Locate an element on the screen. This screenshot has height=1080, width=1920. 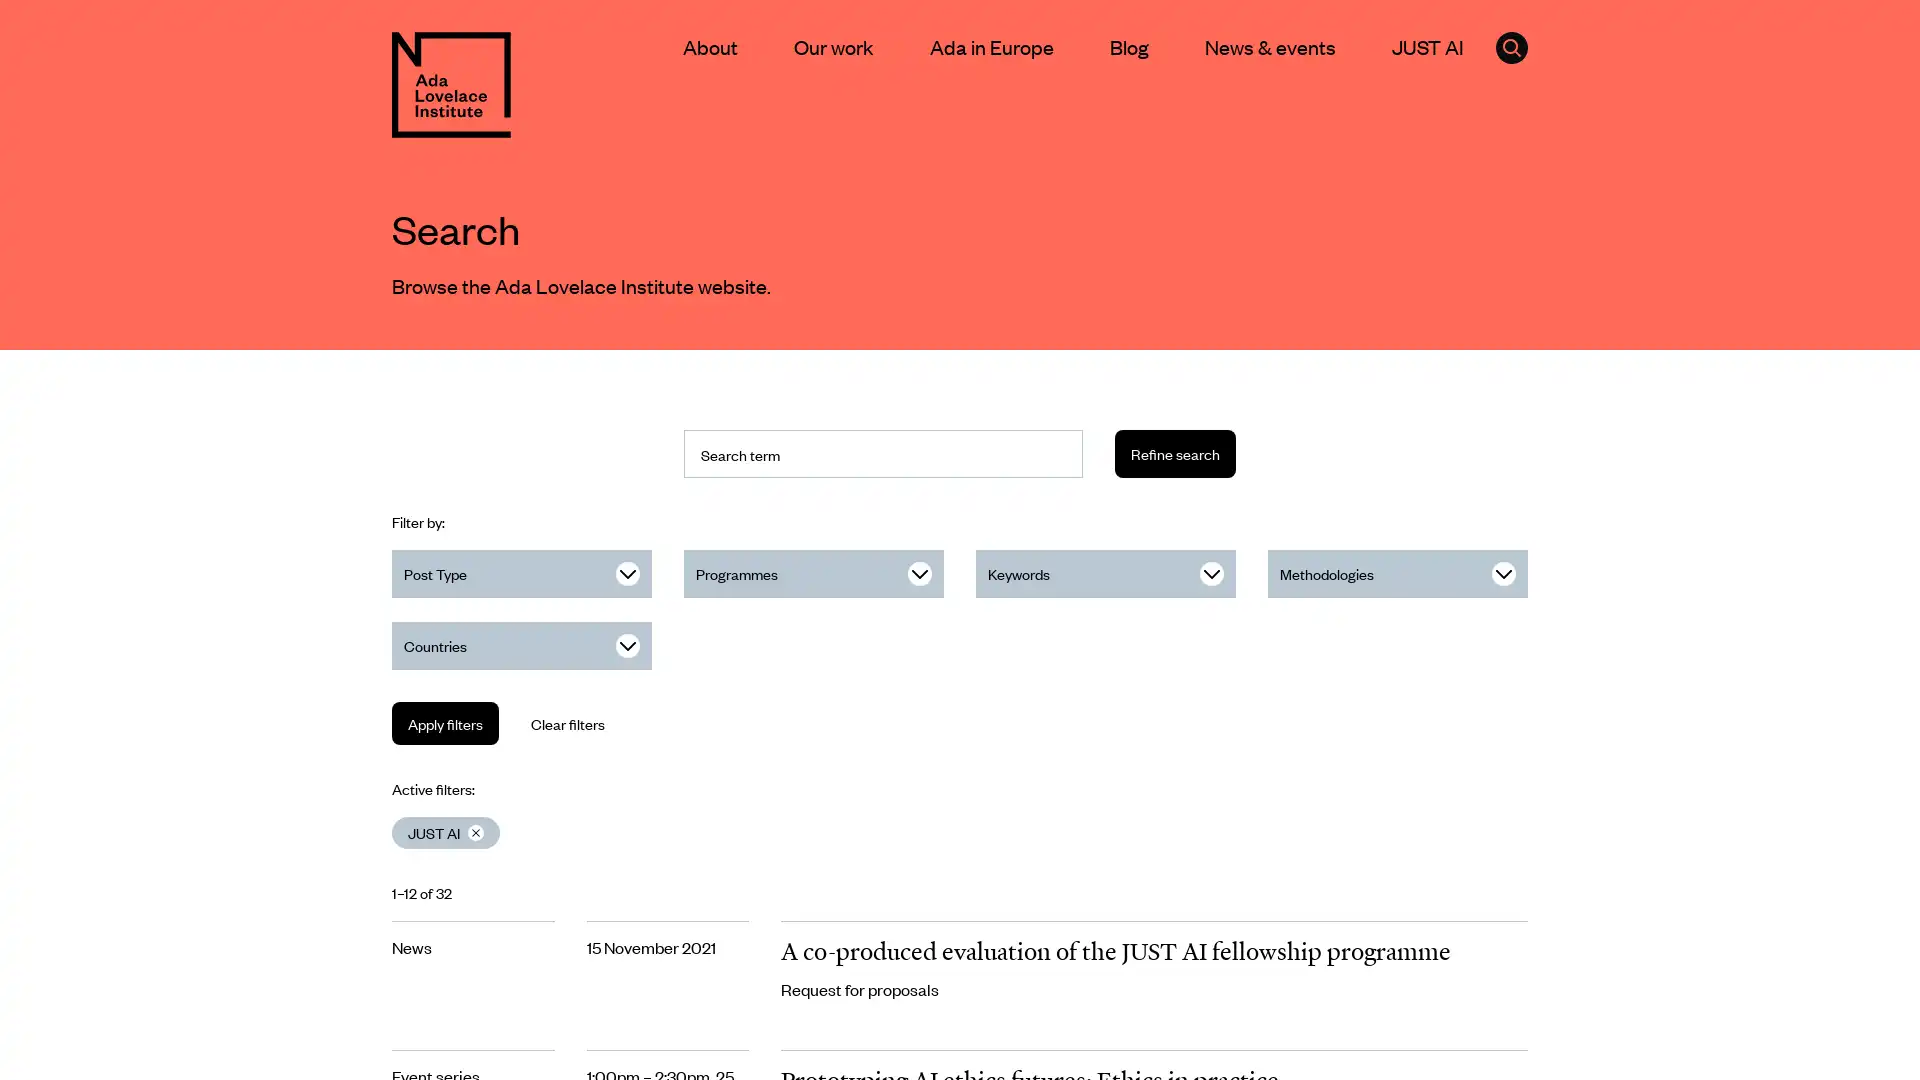
Click to open the search form is located at coordinates (1512, 46).